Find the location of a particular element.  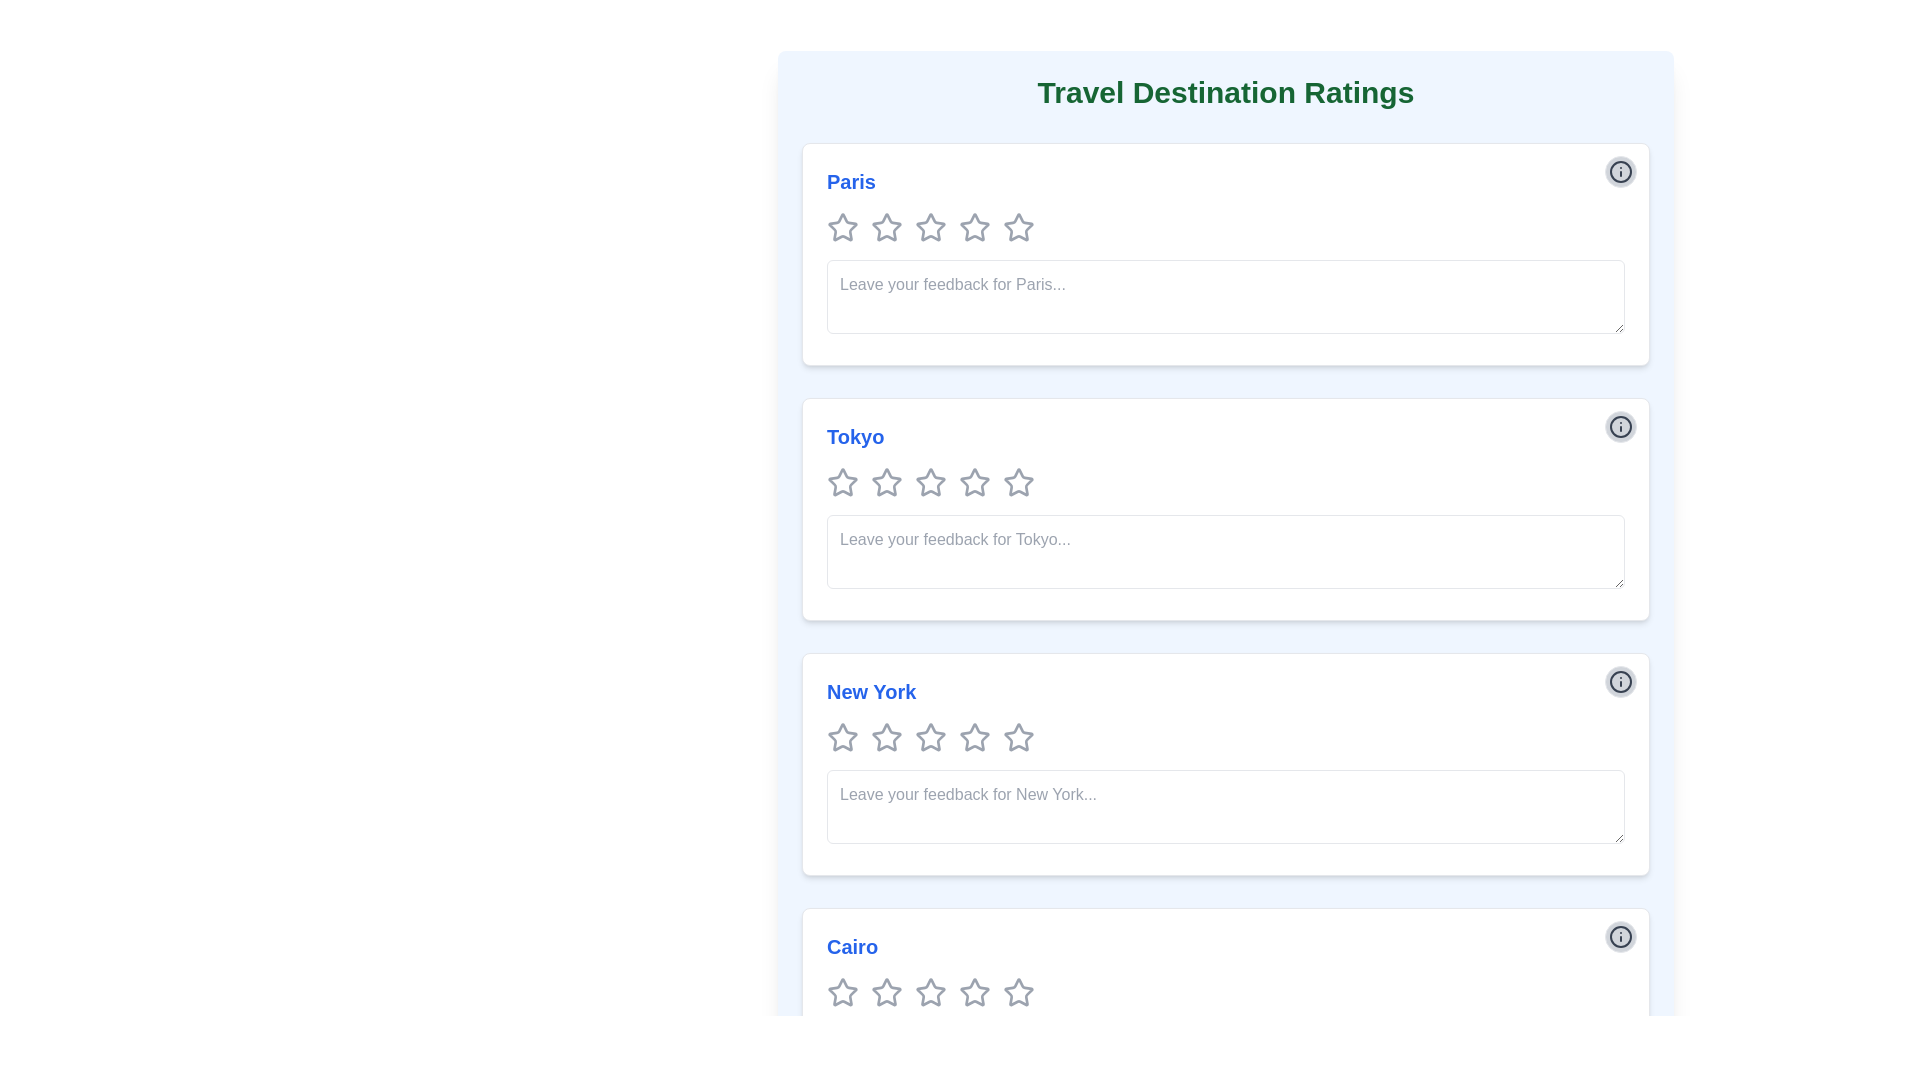

the second star-shaped icon in the rating bar for the 'Paris' section is located at coordinates (974, 226).